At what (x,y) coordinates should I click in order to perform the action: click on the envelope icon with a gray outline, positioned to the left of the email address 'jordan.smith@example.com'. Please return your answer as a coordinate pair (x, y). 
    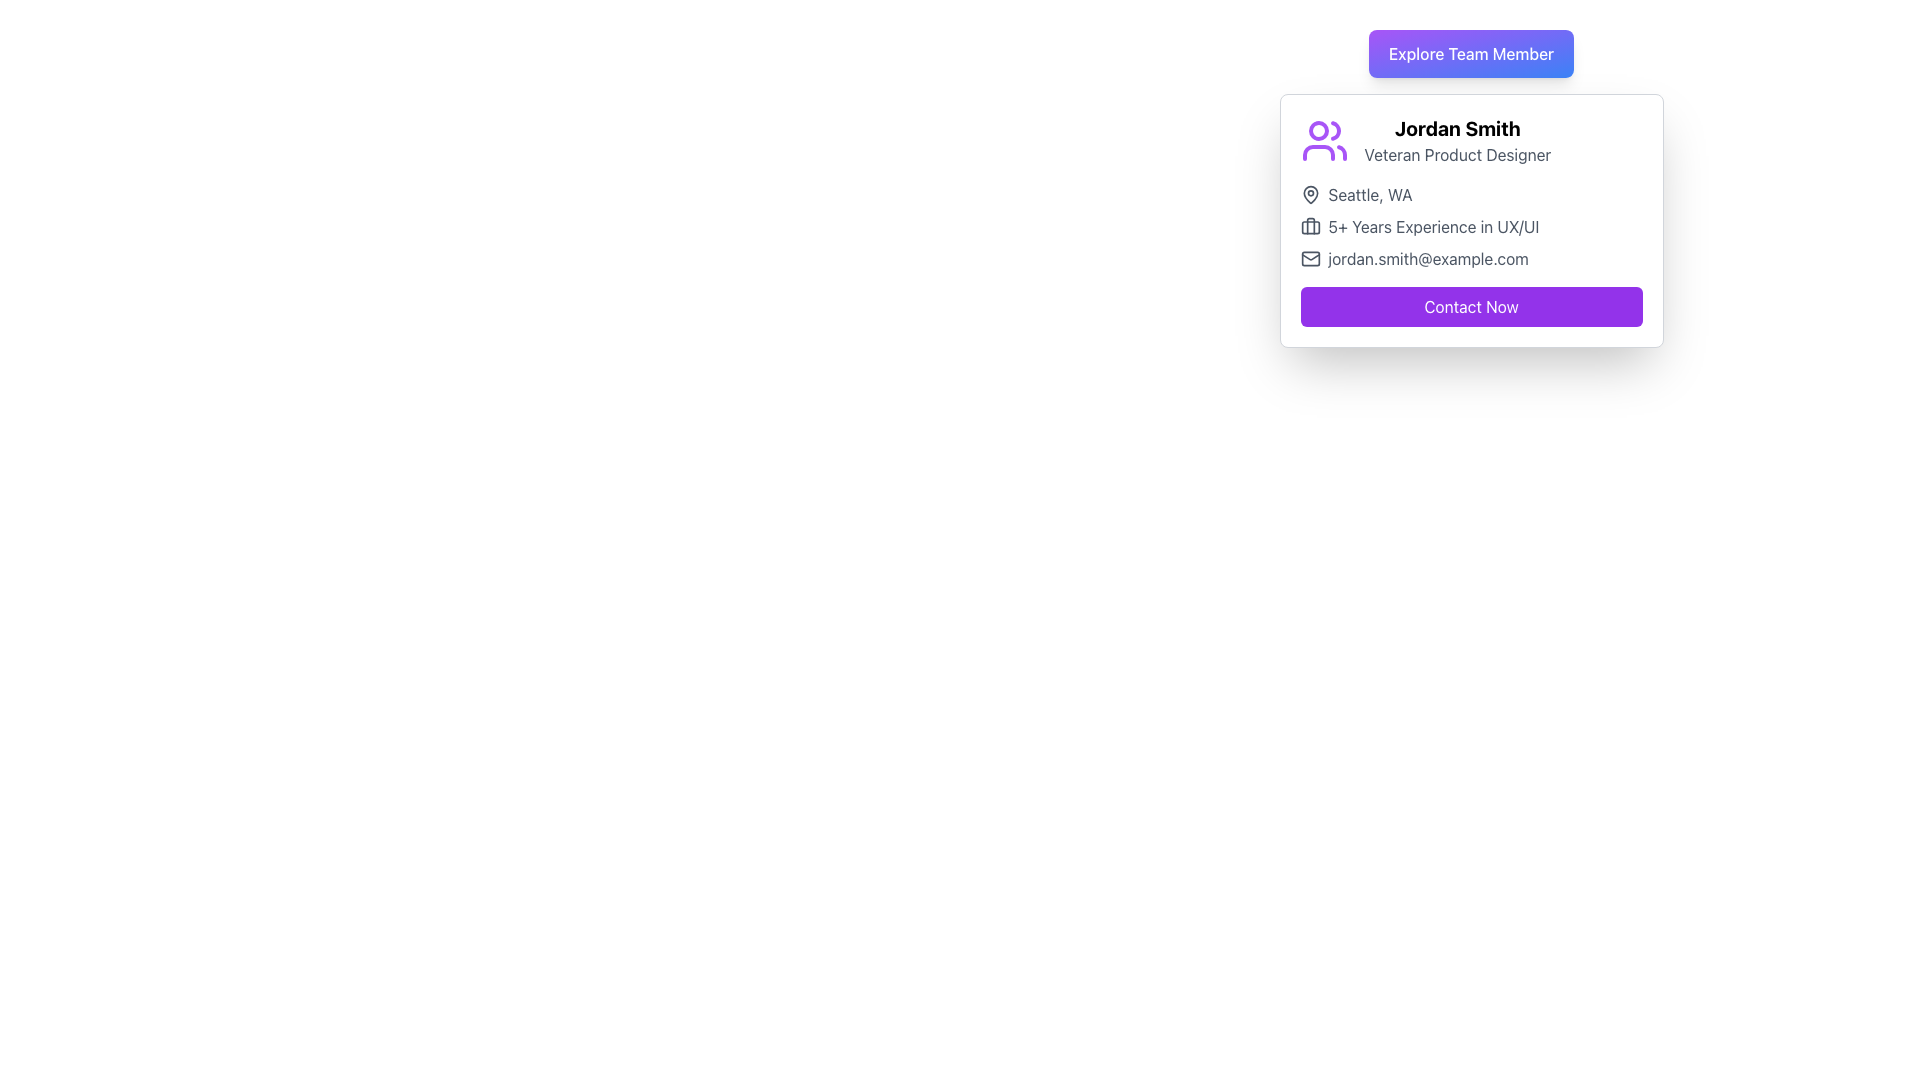
    Looking at the image, I should click on (1310, 257).